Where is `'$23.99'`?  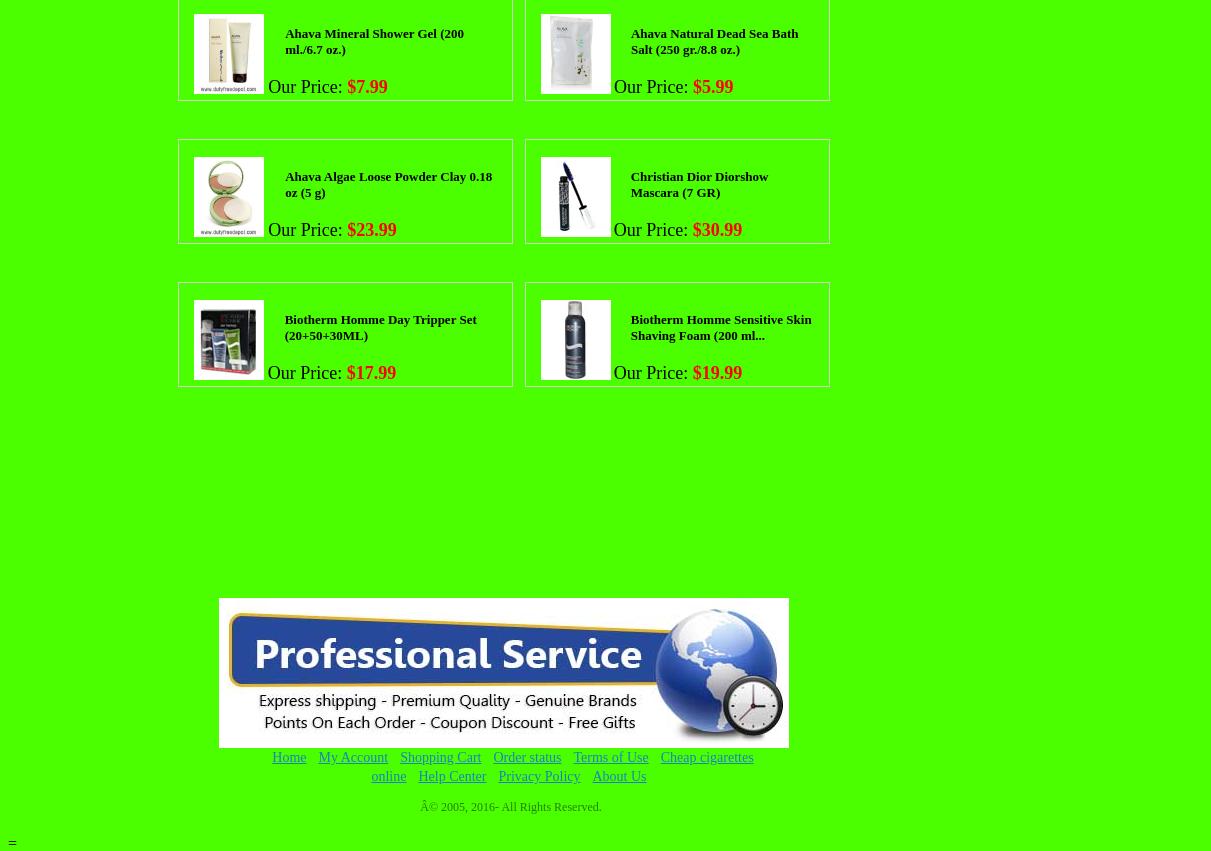
'$23.99' is located at coordinates (370, 229).